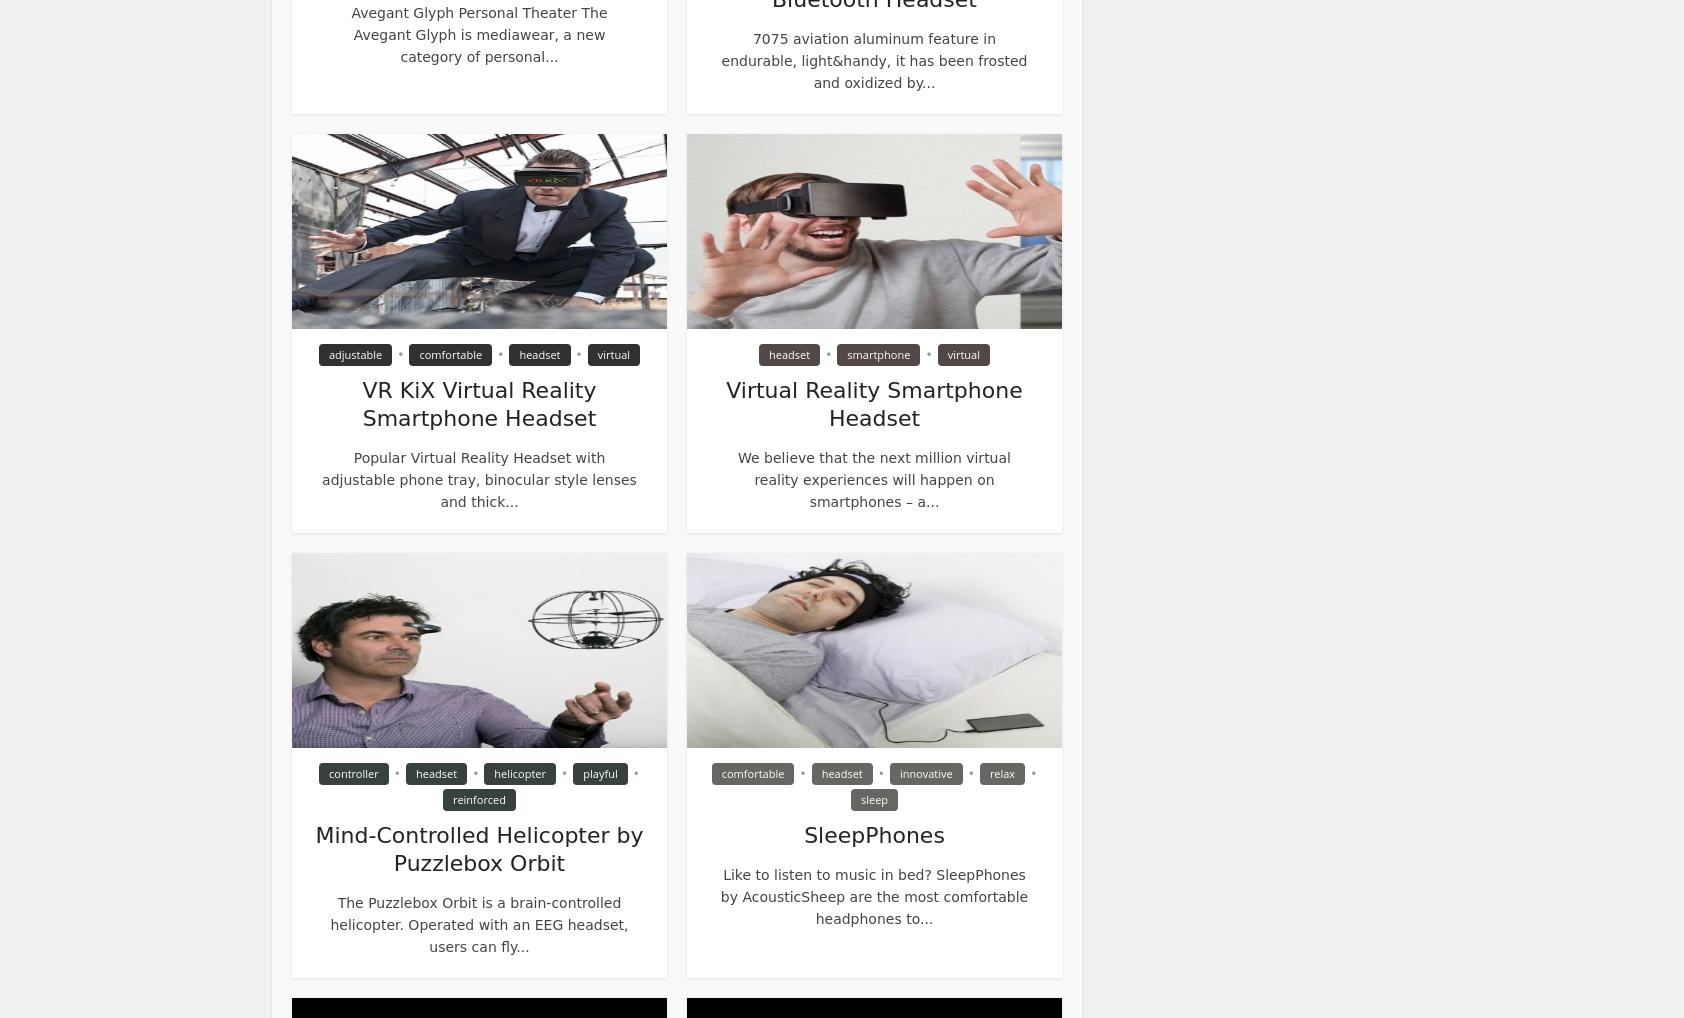  Describe the element at coordinates (877, 353) in the screenshot. I see `'smartphone'` at that location.